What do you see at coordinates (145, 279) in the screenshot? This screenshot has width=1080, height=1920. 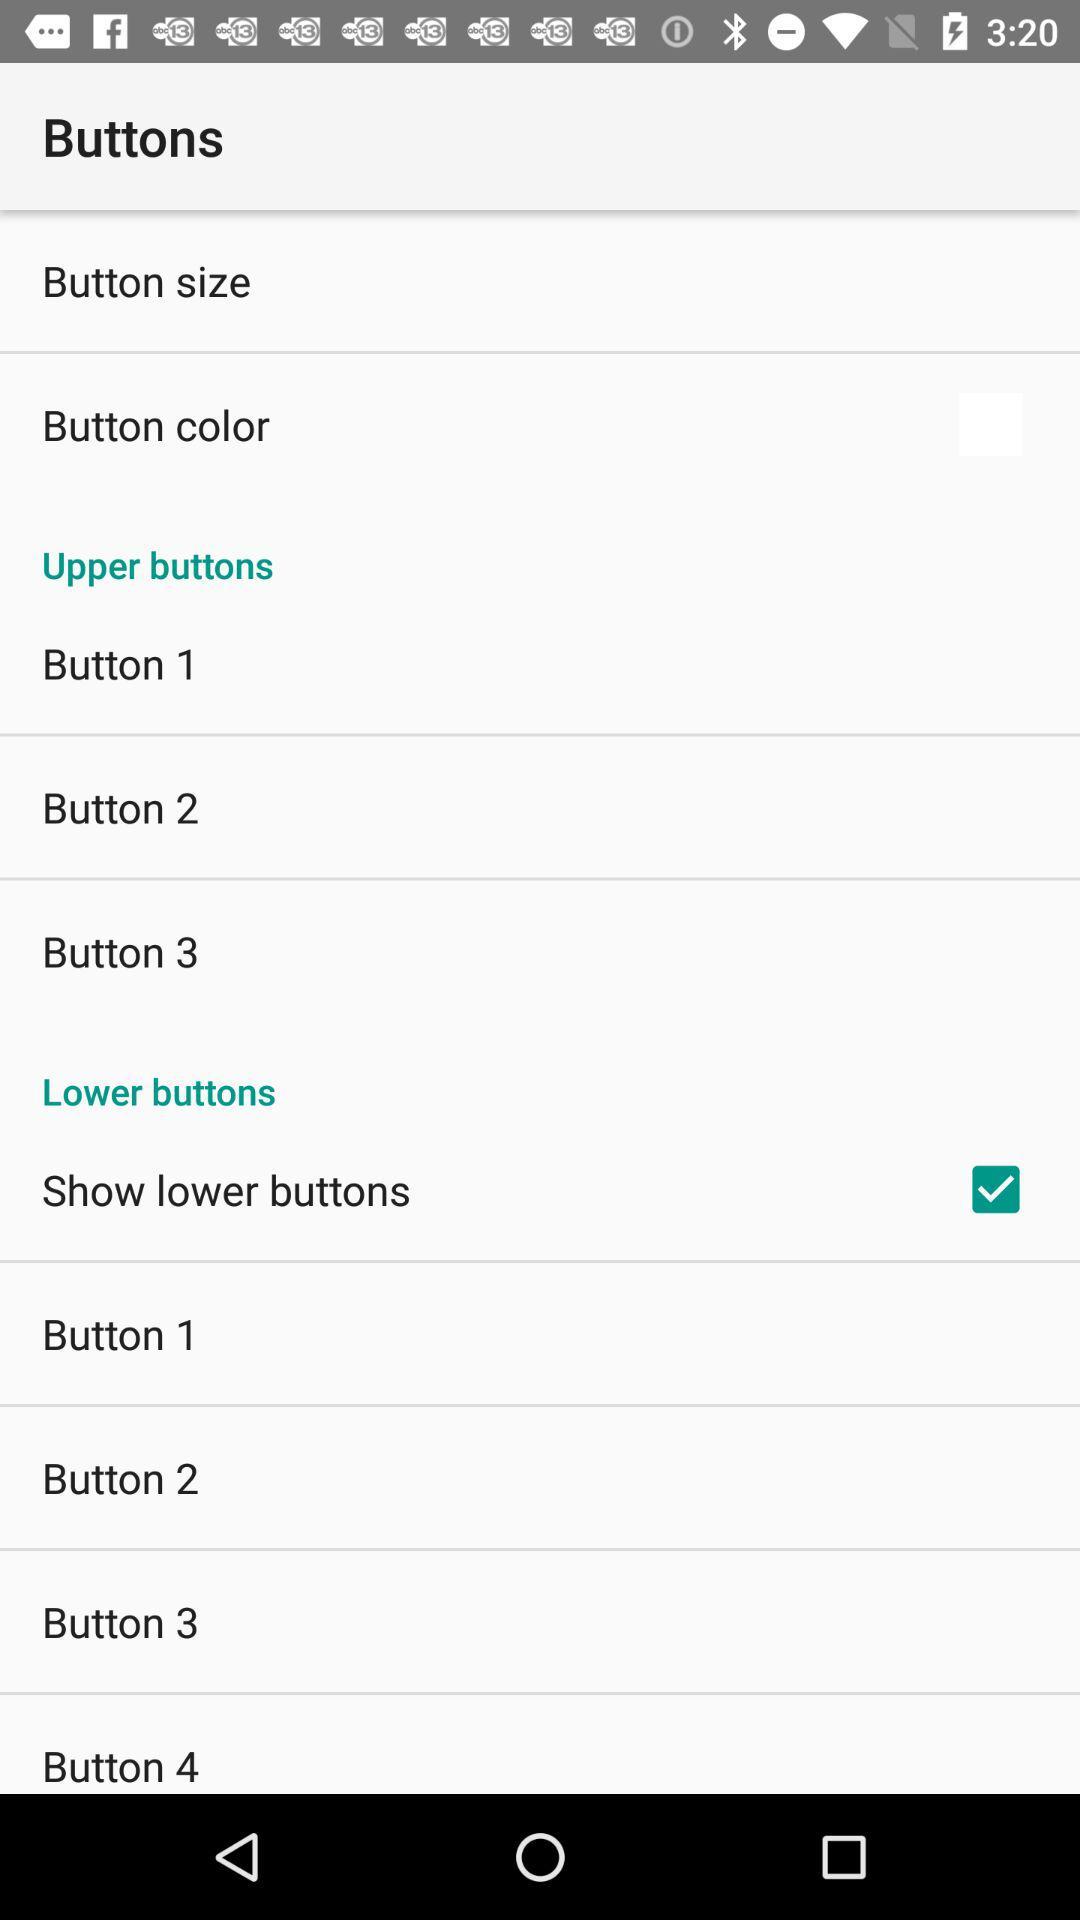 I see `icon above the button color icon` at bounding box center [145, 279].